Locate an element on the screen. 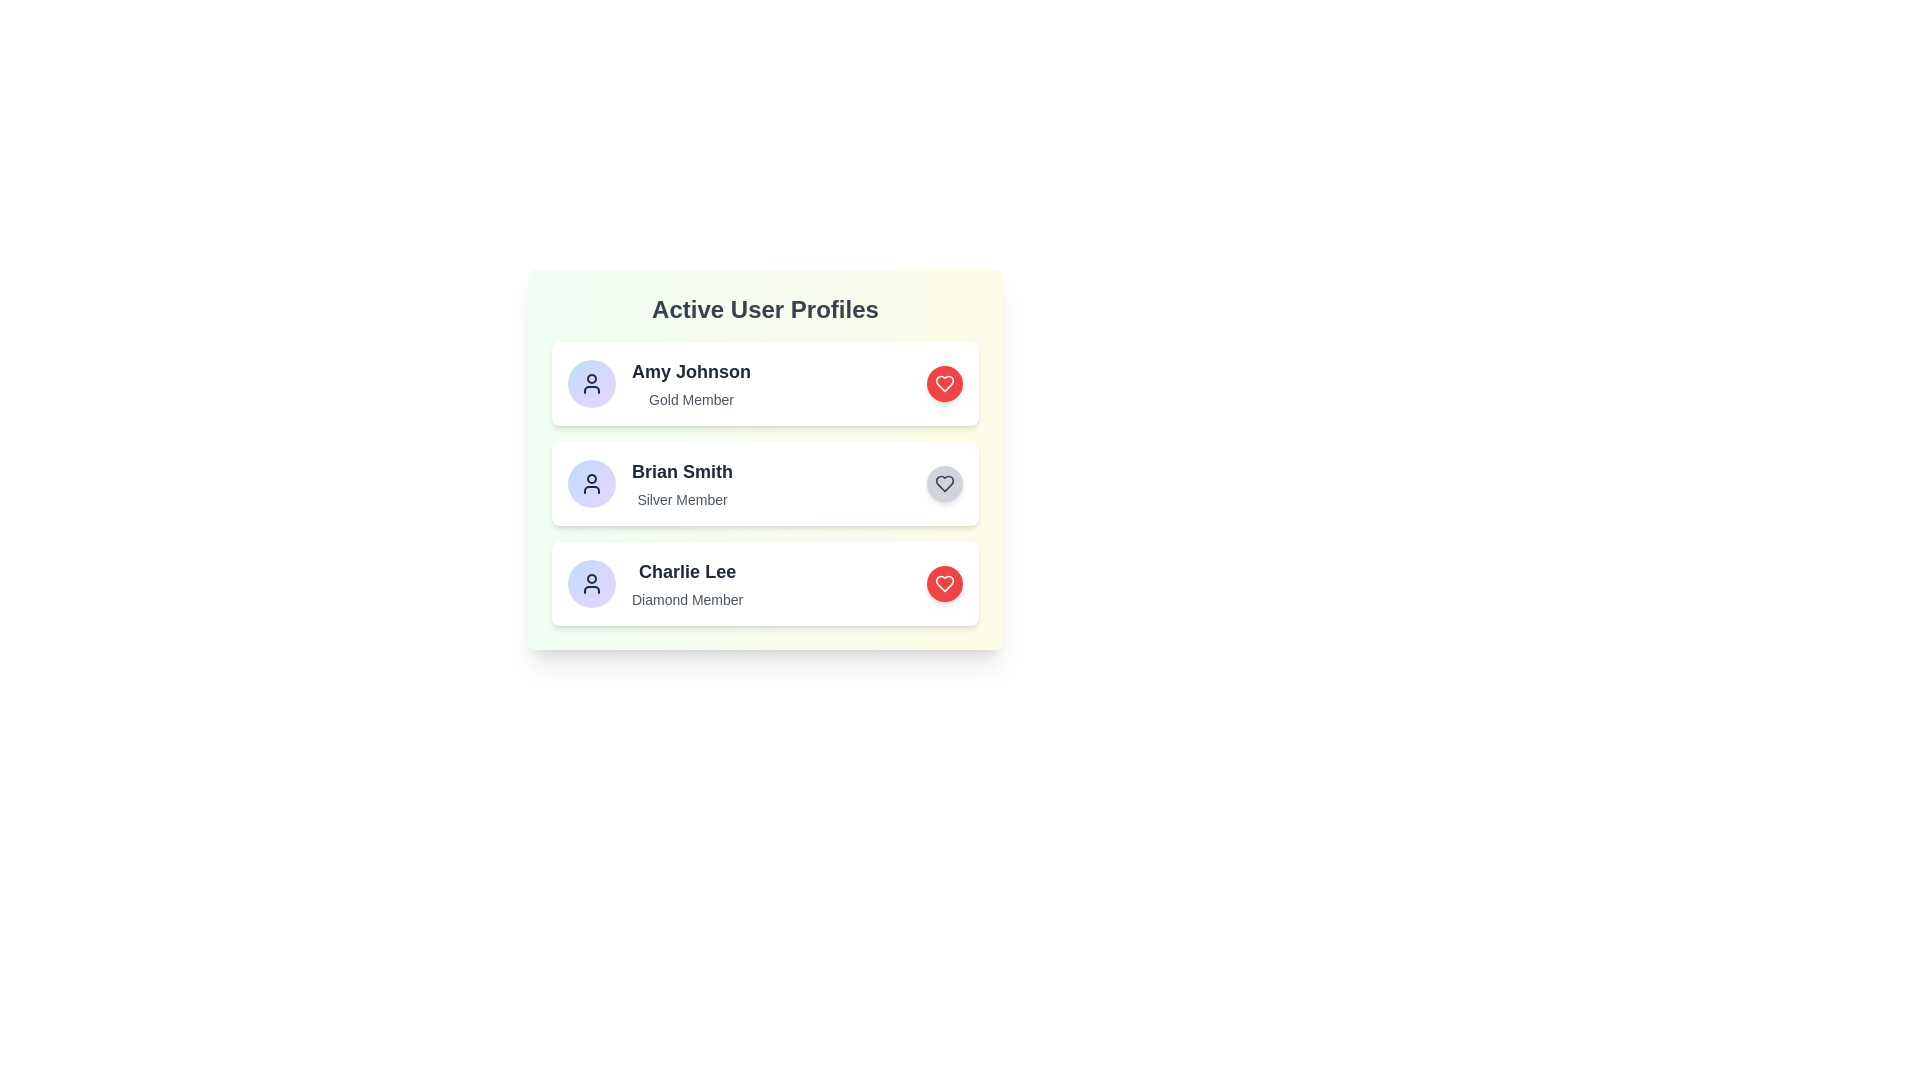 The width and height of the screenshot is (1920, 1080). the user silhouette icon, which is the second in a vertical list of profile icons is located at coordinates (590, 483).